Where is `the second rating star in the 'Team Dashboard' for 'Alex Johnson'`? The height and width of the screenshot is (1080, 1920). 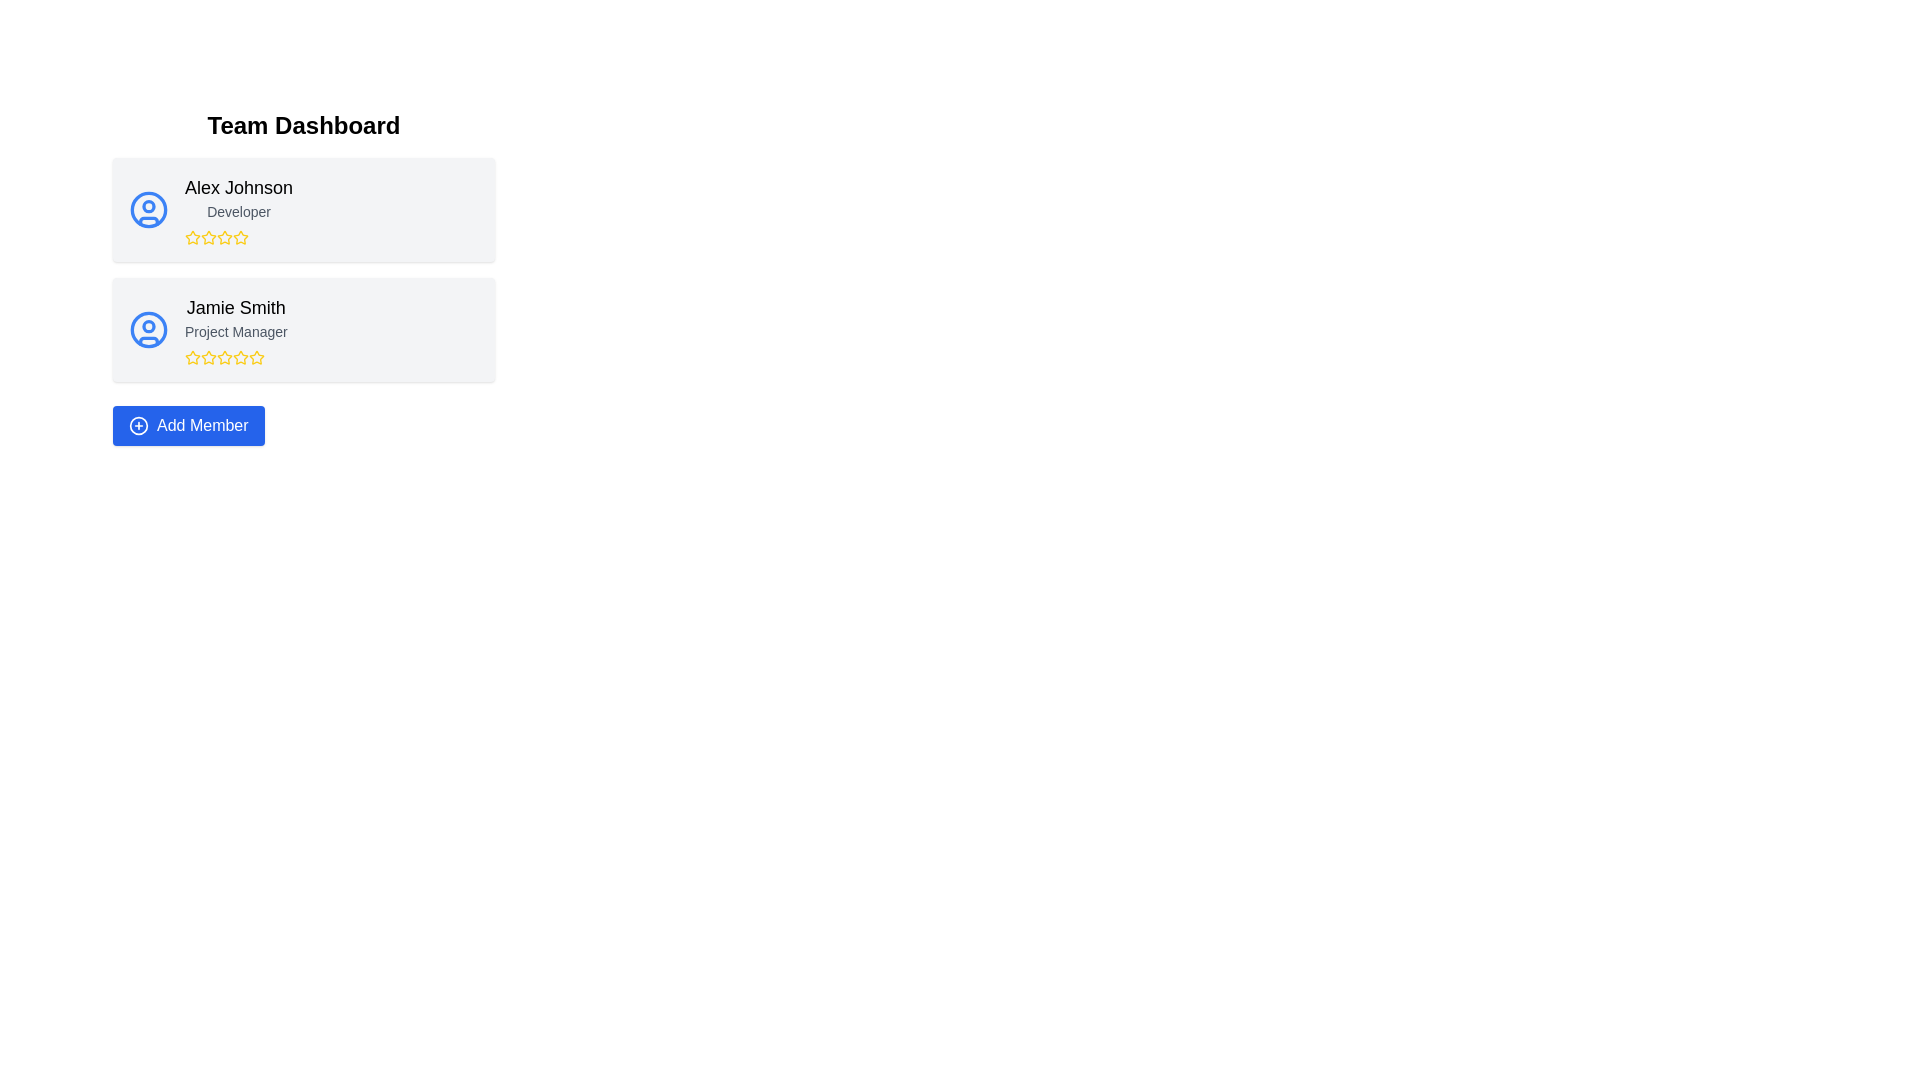
the second rating star in the 'Team Dashboard' for 'Alex Johnson' is located at coordinates (240, 236).